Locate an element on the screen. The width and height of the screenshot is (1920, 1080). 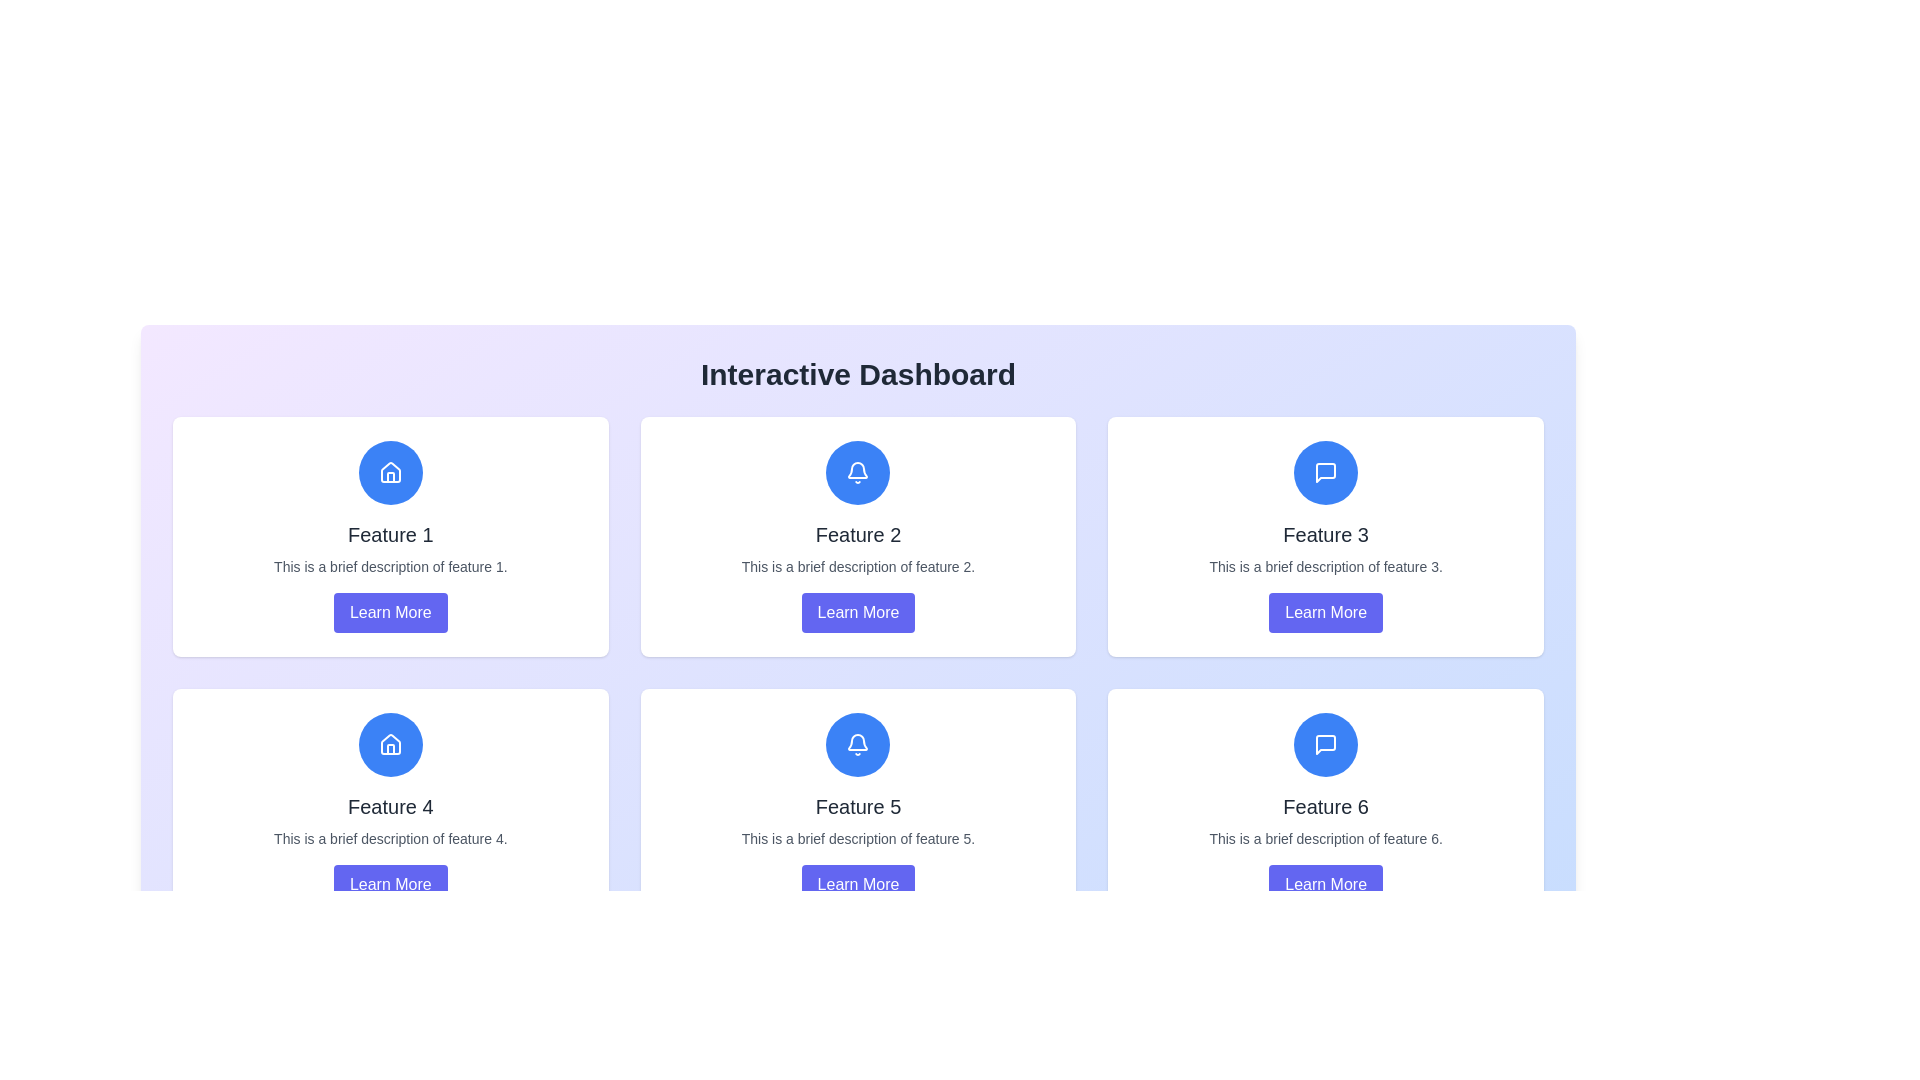
the bell-shaped graphic element within the SVG icon, which is slightly overlapping the base of the bell is located at coordinates (858, 470).